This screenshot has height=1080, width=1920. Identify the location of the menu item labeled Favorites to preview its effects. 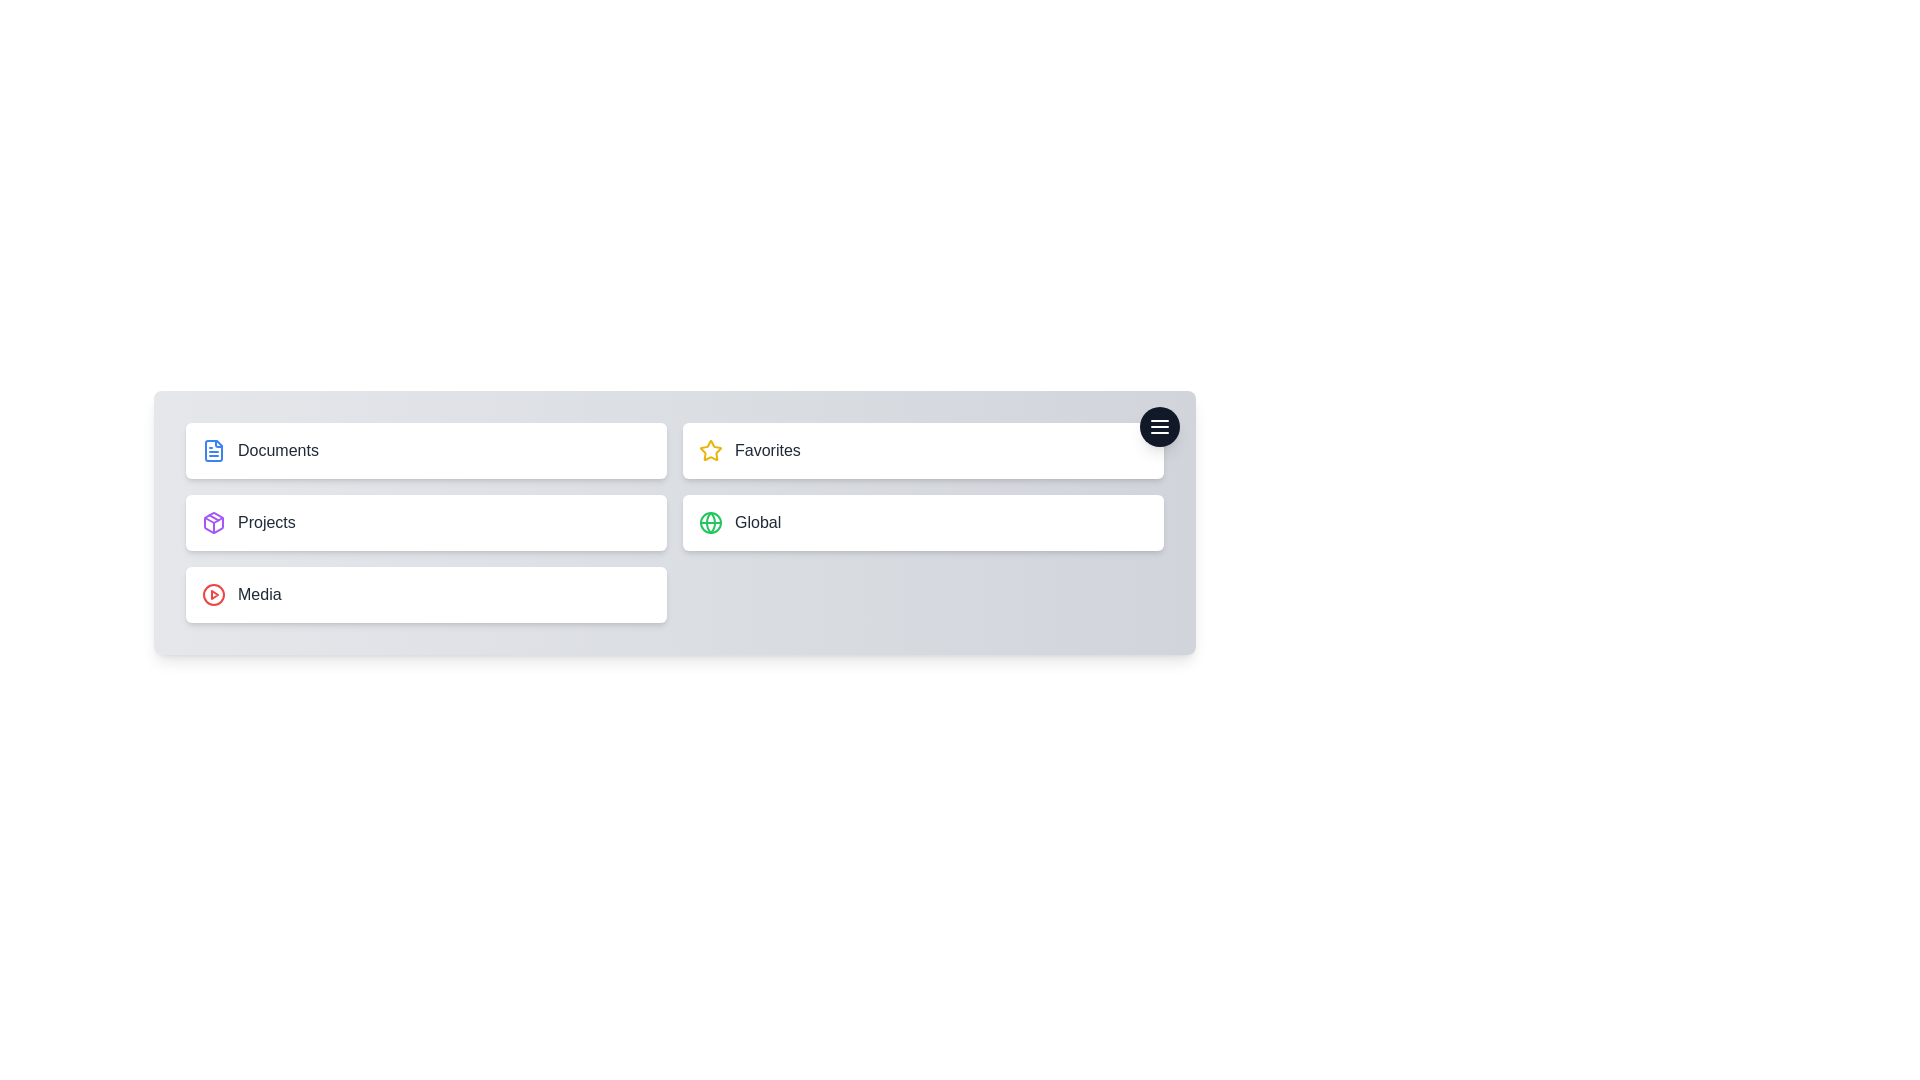
(922, 451).